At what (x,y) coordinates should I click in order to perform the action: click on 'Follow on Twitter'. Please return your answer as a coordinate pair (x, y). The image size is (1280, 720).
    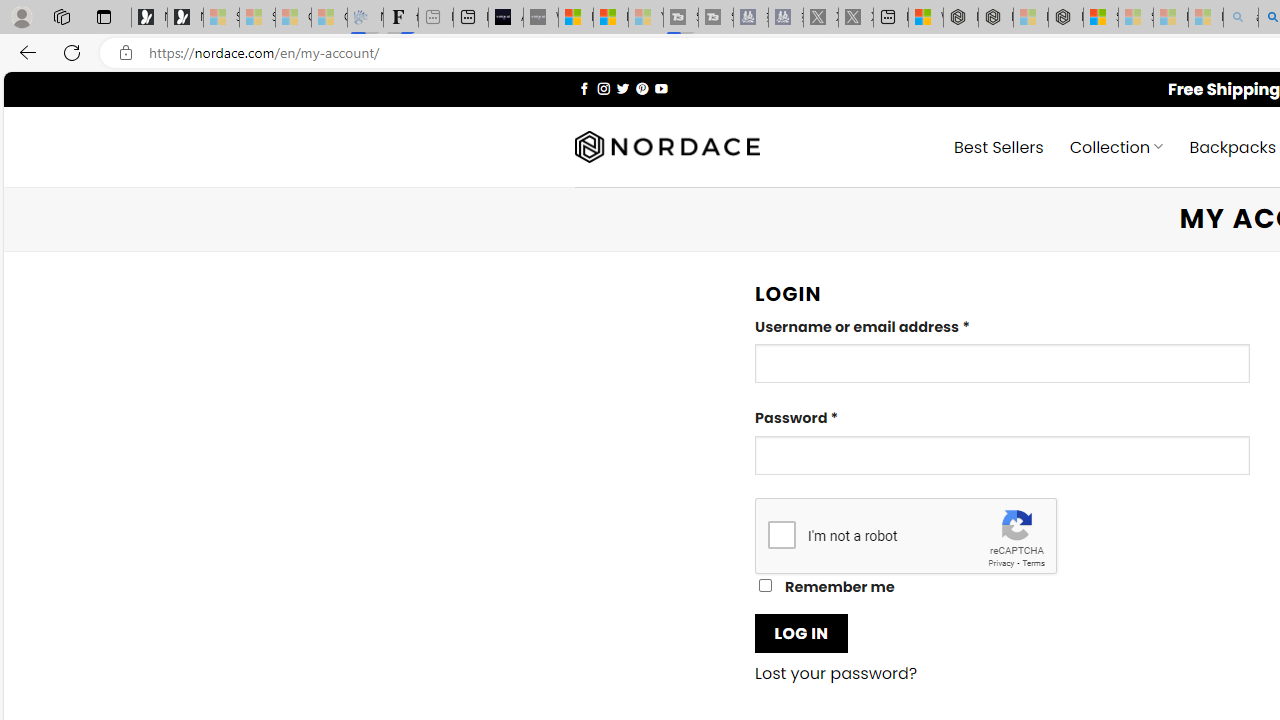
    Looking at the image, I should click on (621, 87).